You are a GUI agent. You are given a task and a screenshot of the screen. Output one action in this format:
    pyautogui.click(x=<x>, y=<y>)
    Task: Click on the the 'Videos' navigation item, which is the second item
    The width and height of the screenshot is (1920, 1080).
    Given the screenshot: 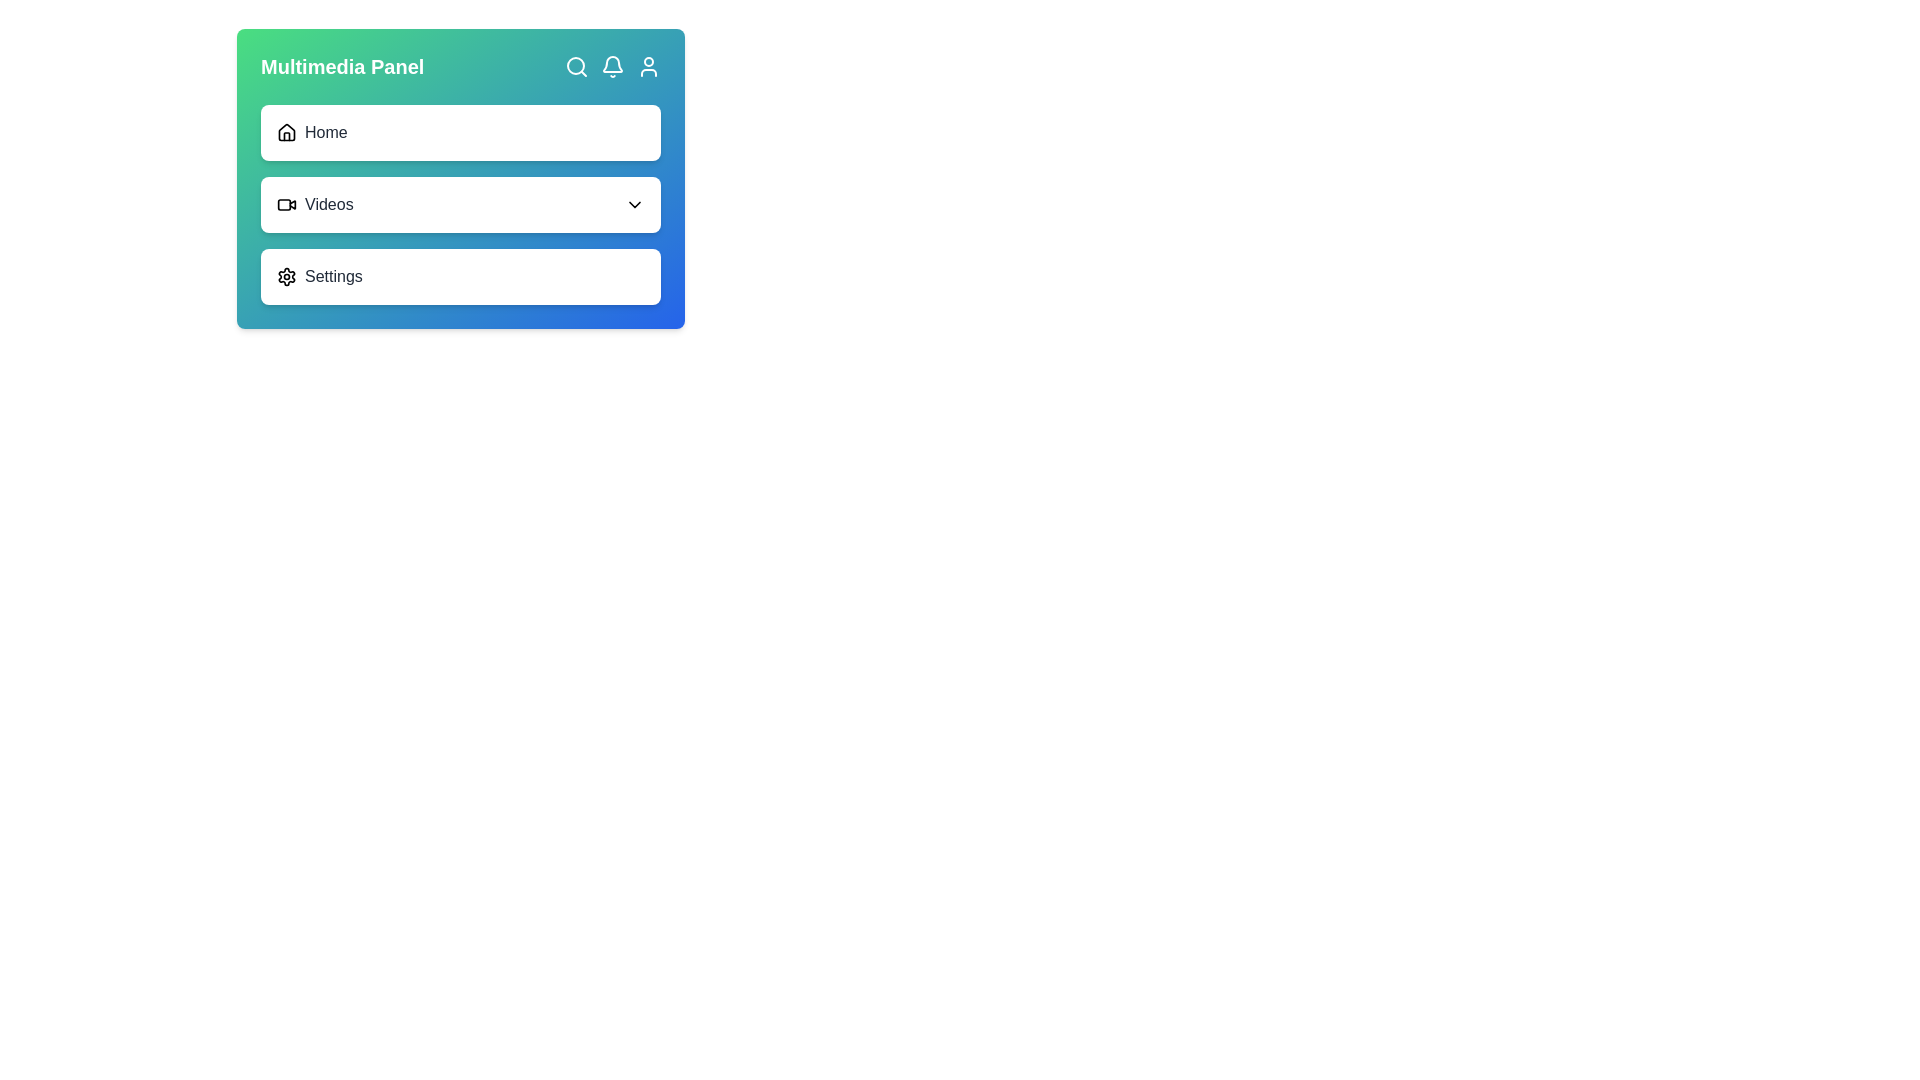 What is the action you would take?
    pyautogui.click(x=459, y=204)
    